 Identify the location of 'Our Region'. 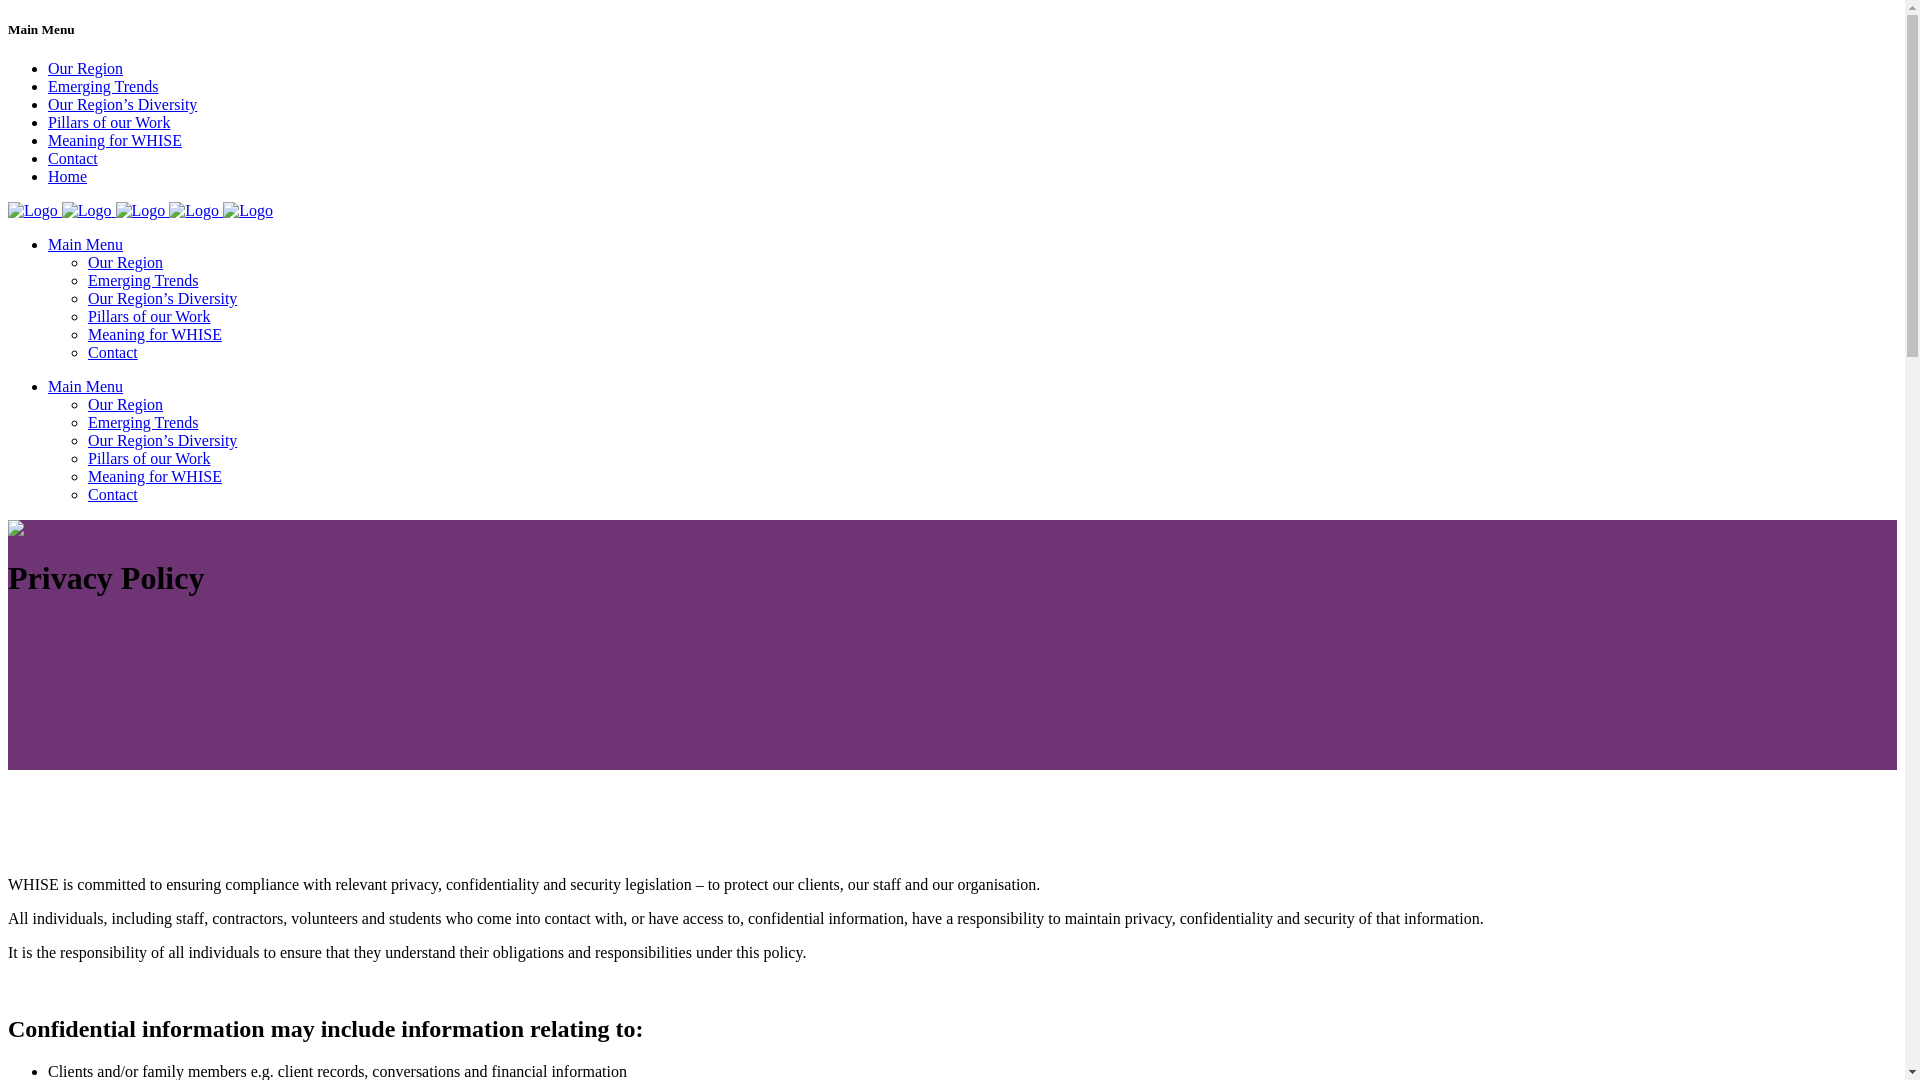
(84, 67).